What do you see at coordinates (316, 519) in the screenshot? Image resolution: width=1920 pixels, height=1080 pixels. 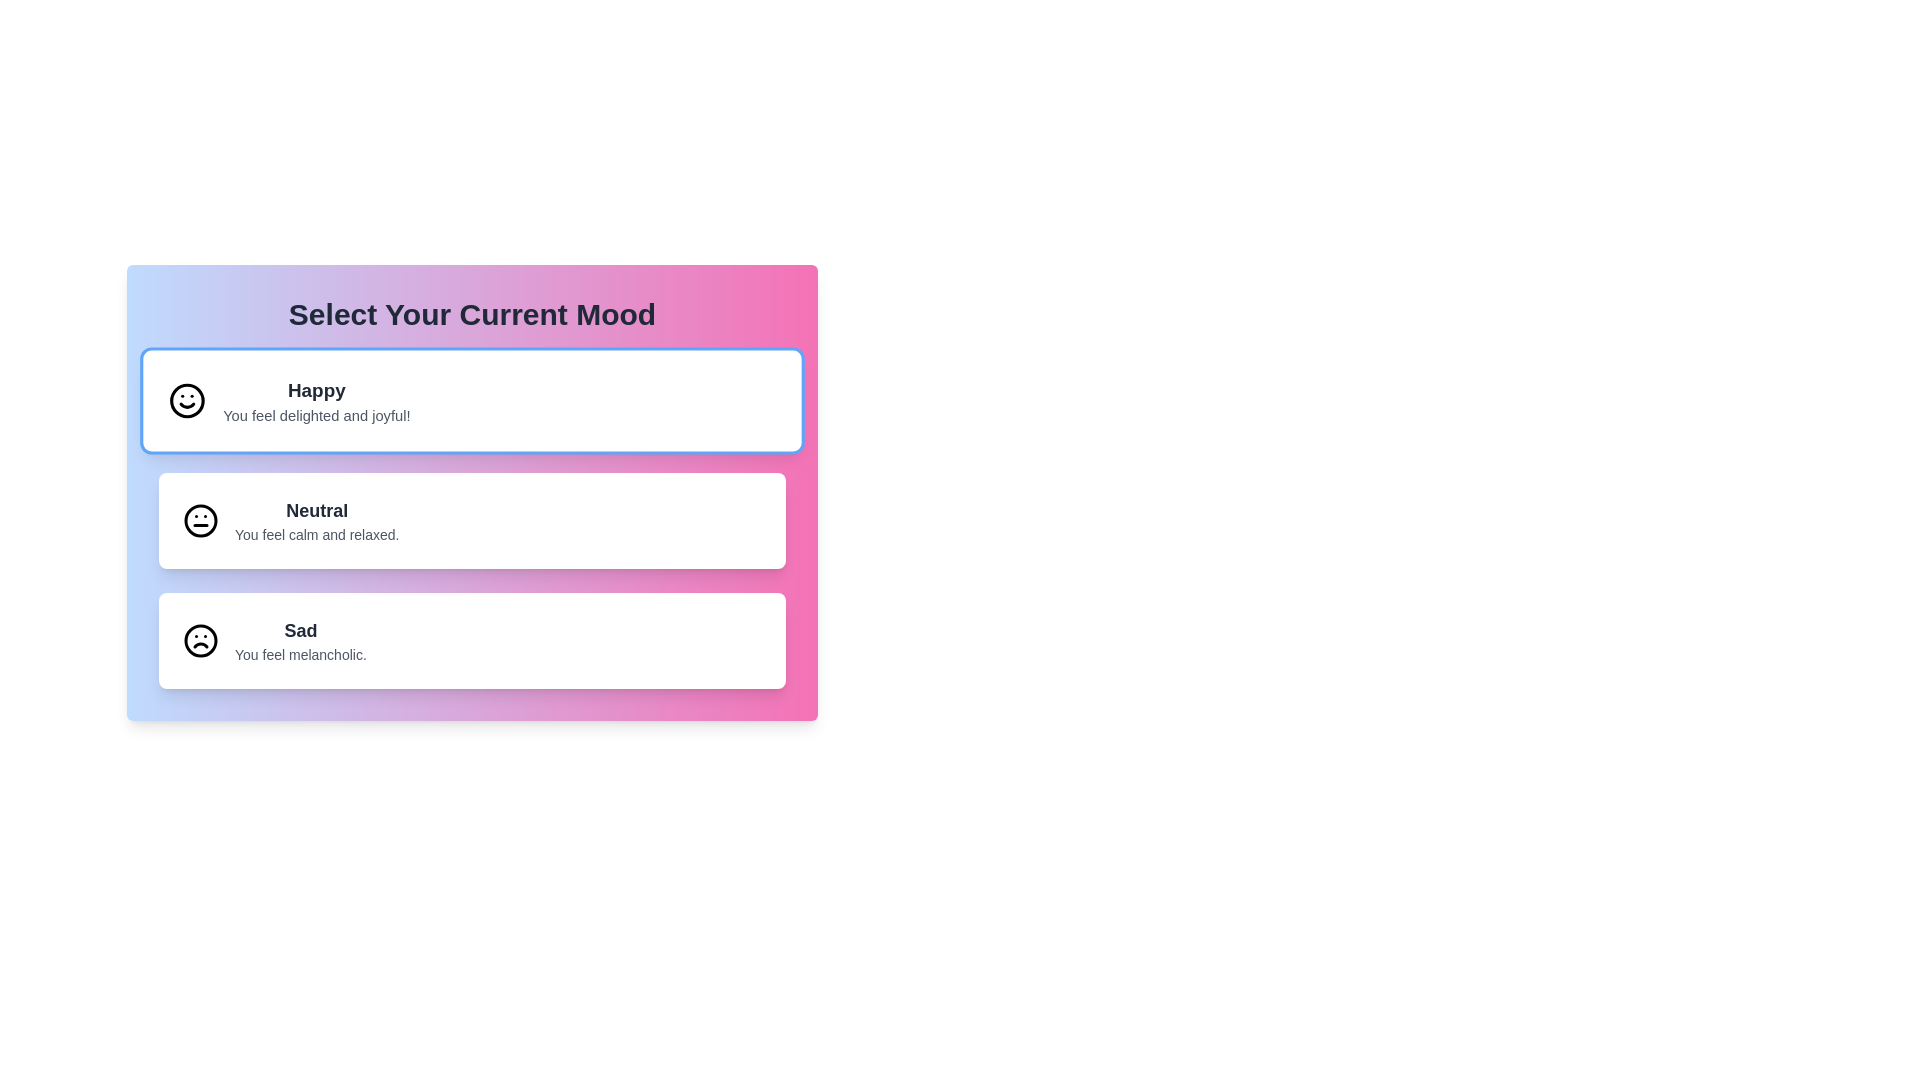 I see `the 'Neutral' mood option in the mood selection interface to emphasize it and show more information` at bounding box center [316, 519].